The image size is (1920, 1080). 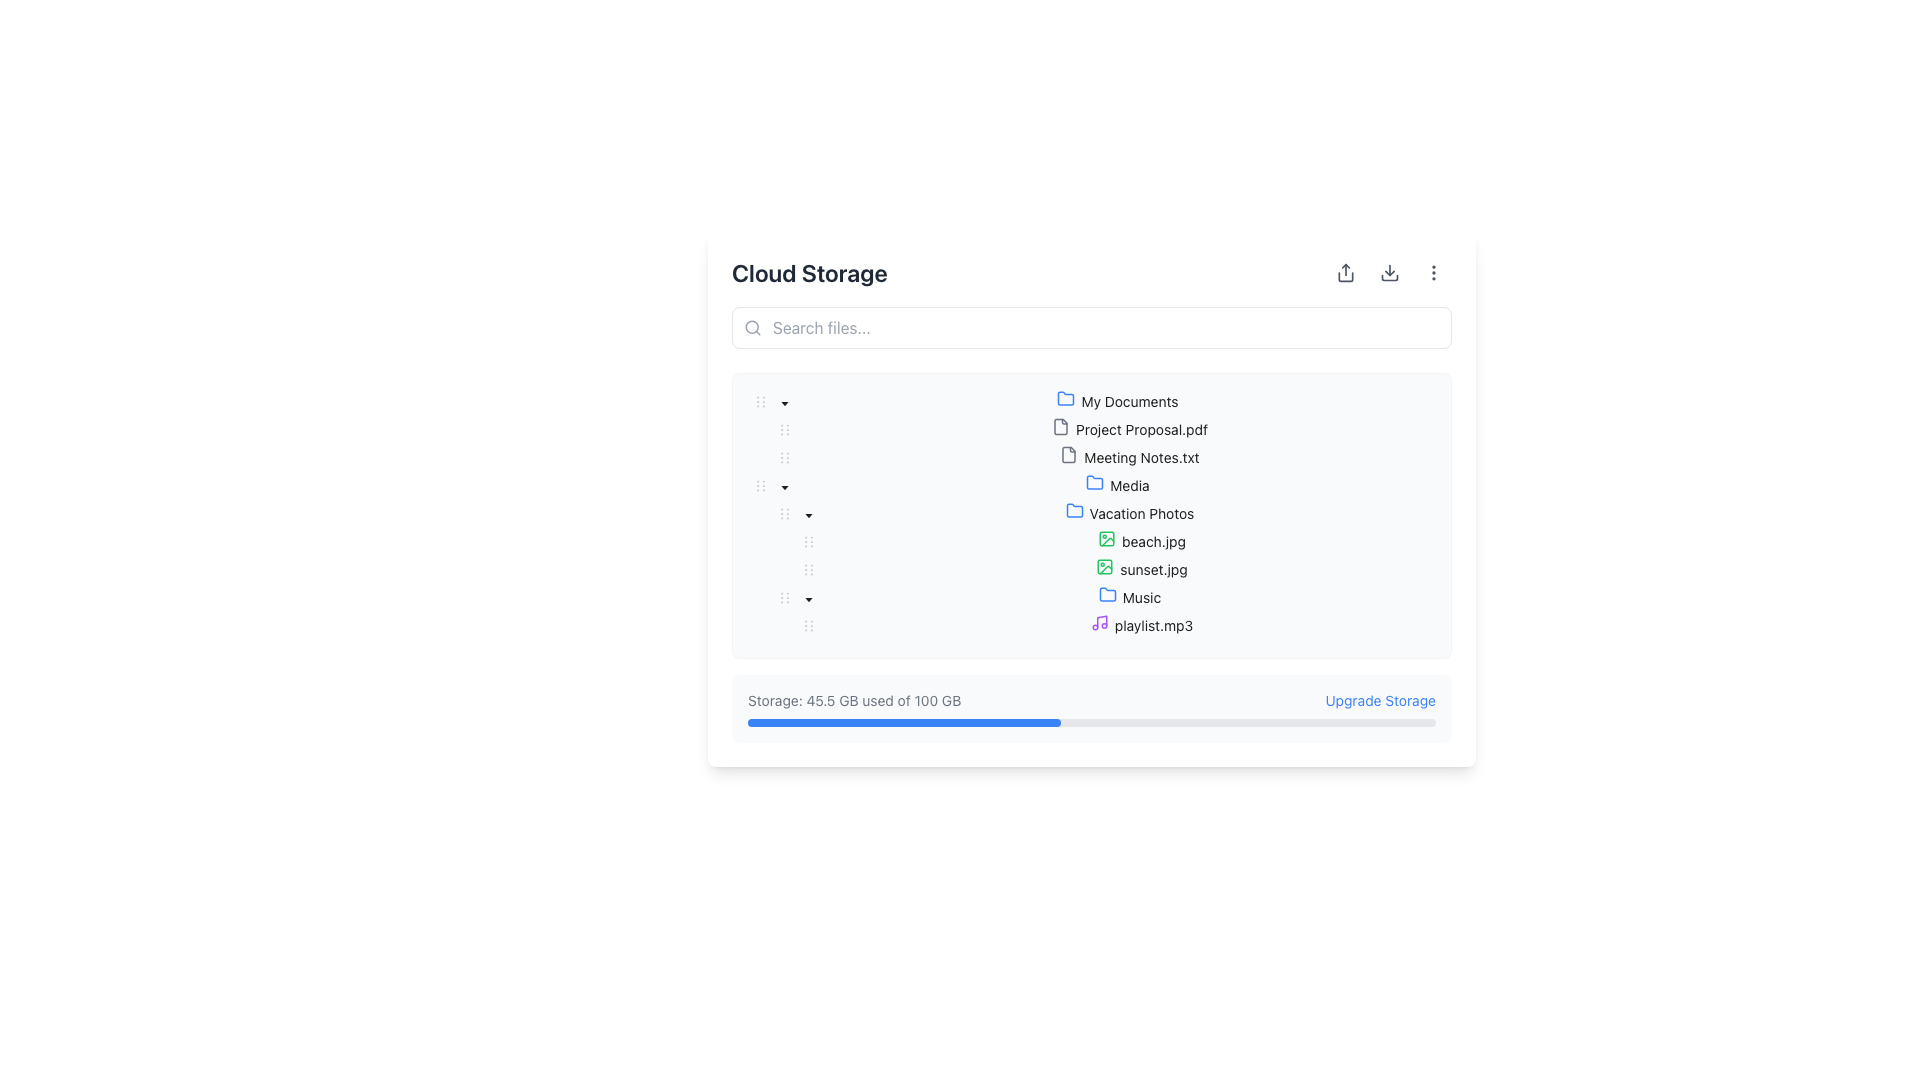 I want to click on the small black downward-facing triangular icon next to the 'Vacation Photos' folder, so click(x=809, y=599).